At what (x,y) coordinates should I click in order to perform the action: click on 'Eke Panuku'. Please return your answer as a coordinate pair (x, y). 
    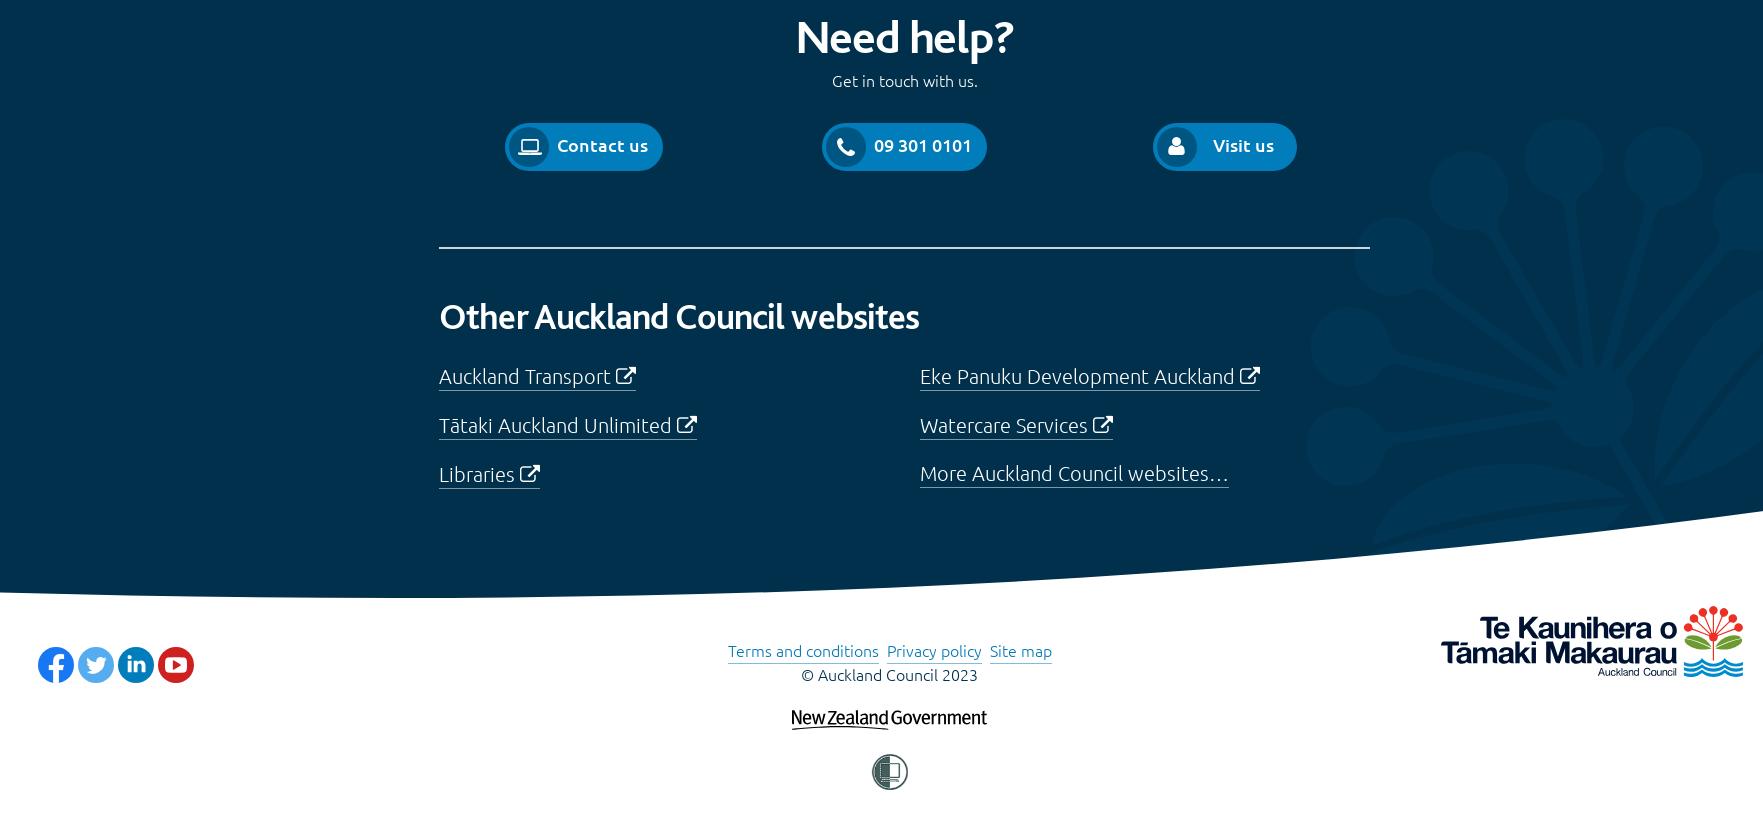
    Looking at the image, I should click on (918, 374).